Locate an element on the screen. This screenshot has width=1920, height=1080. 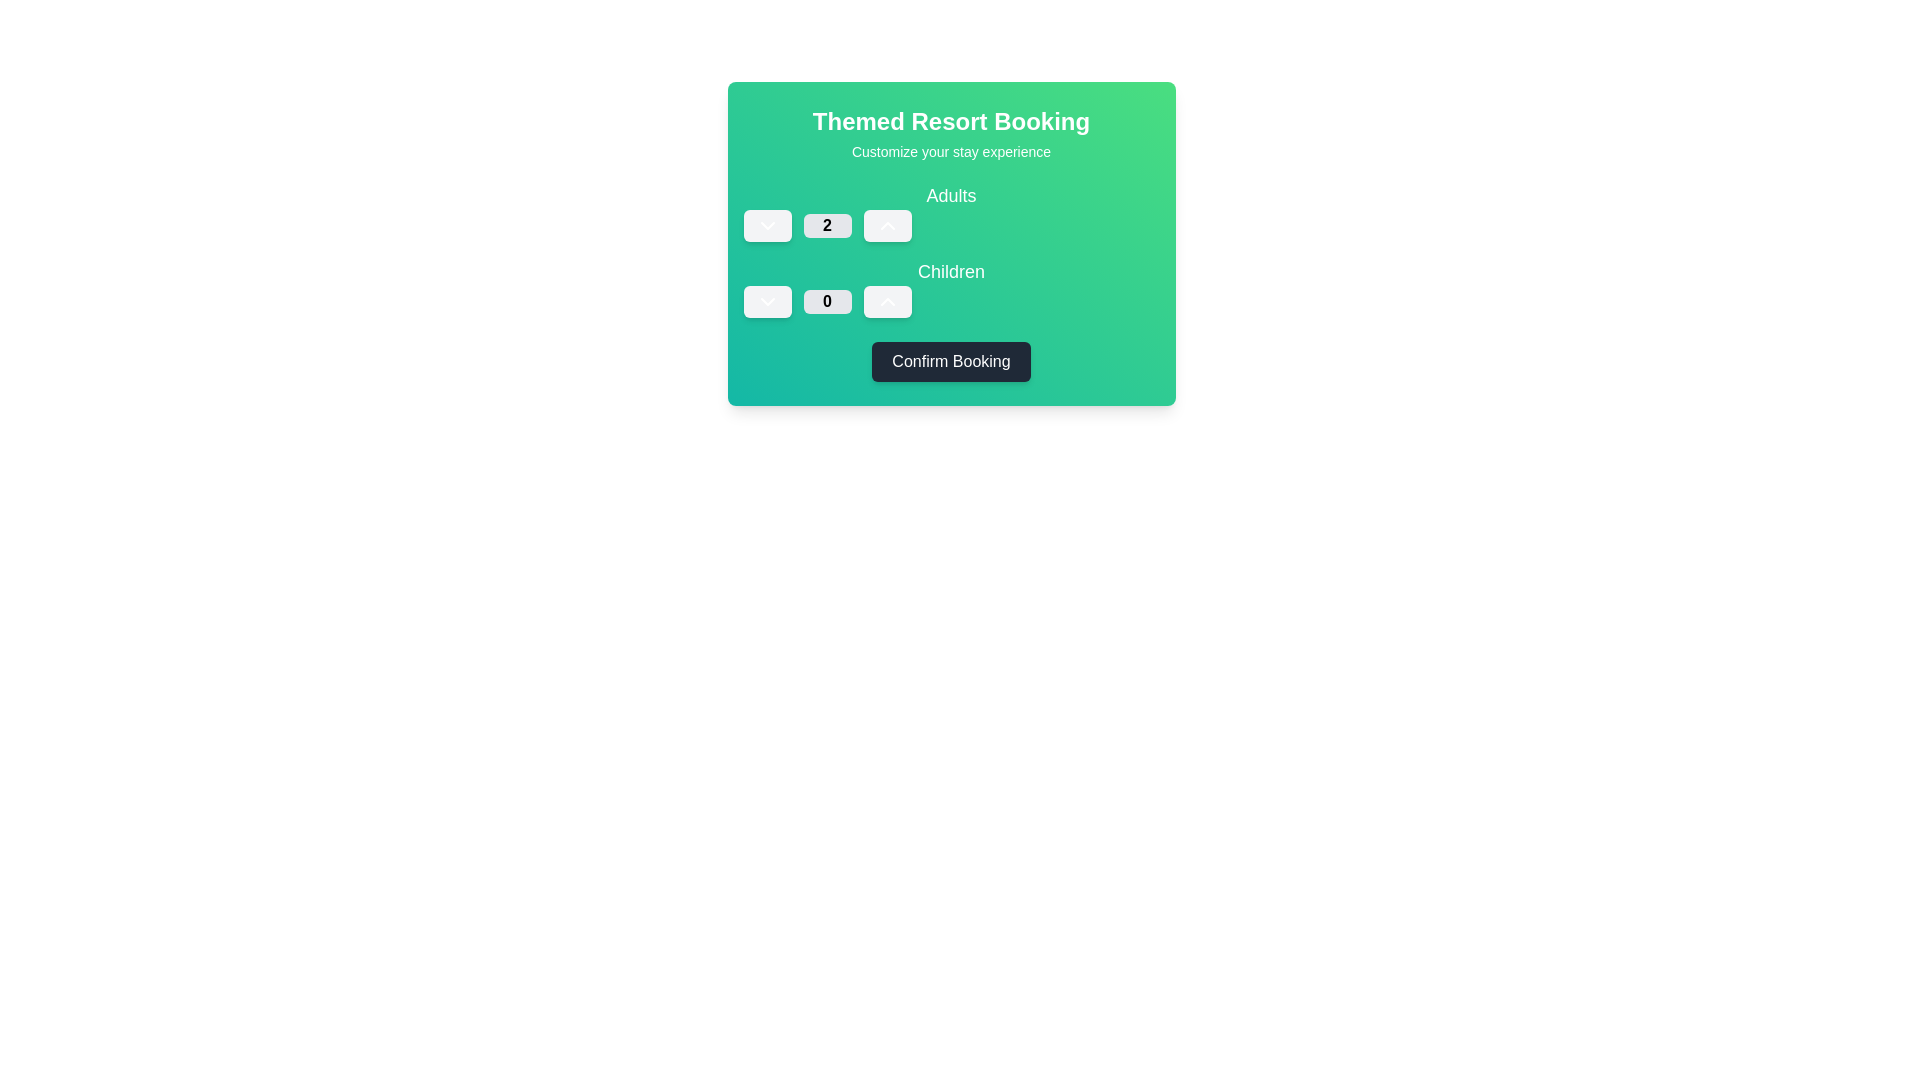
the upward increment button represented as a chevron-shaped arrow inside a square button in the 'Children' count selector for focus effect is located at coordinates (886, 301).